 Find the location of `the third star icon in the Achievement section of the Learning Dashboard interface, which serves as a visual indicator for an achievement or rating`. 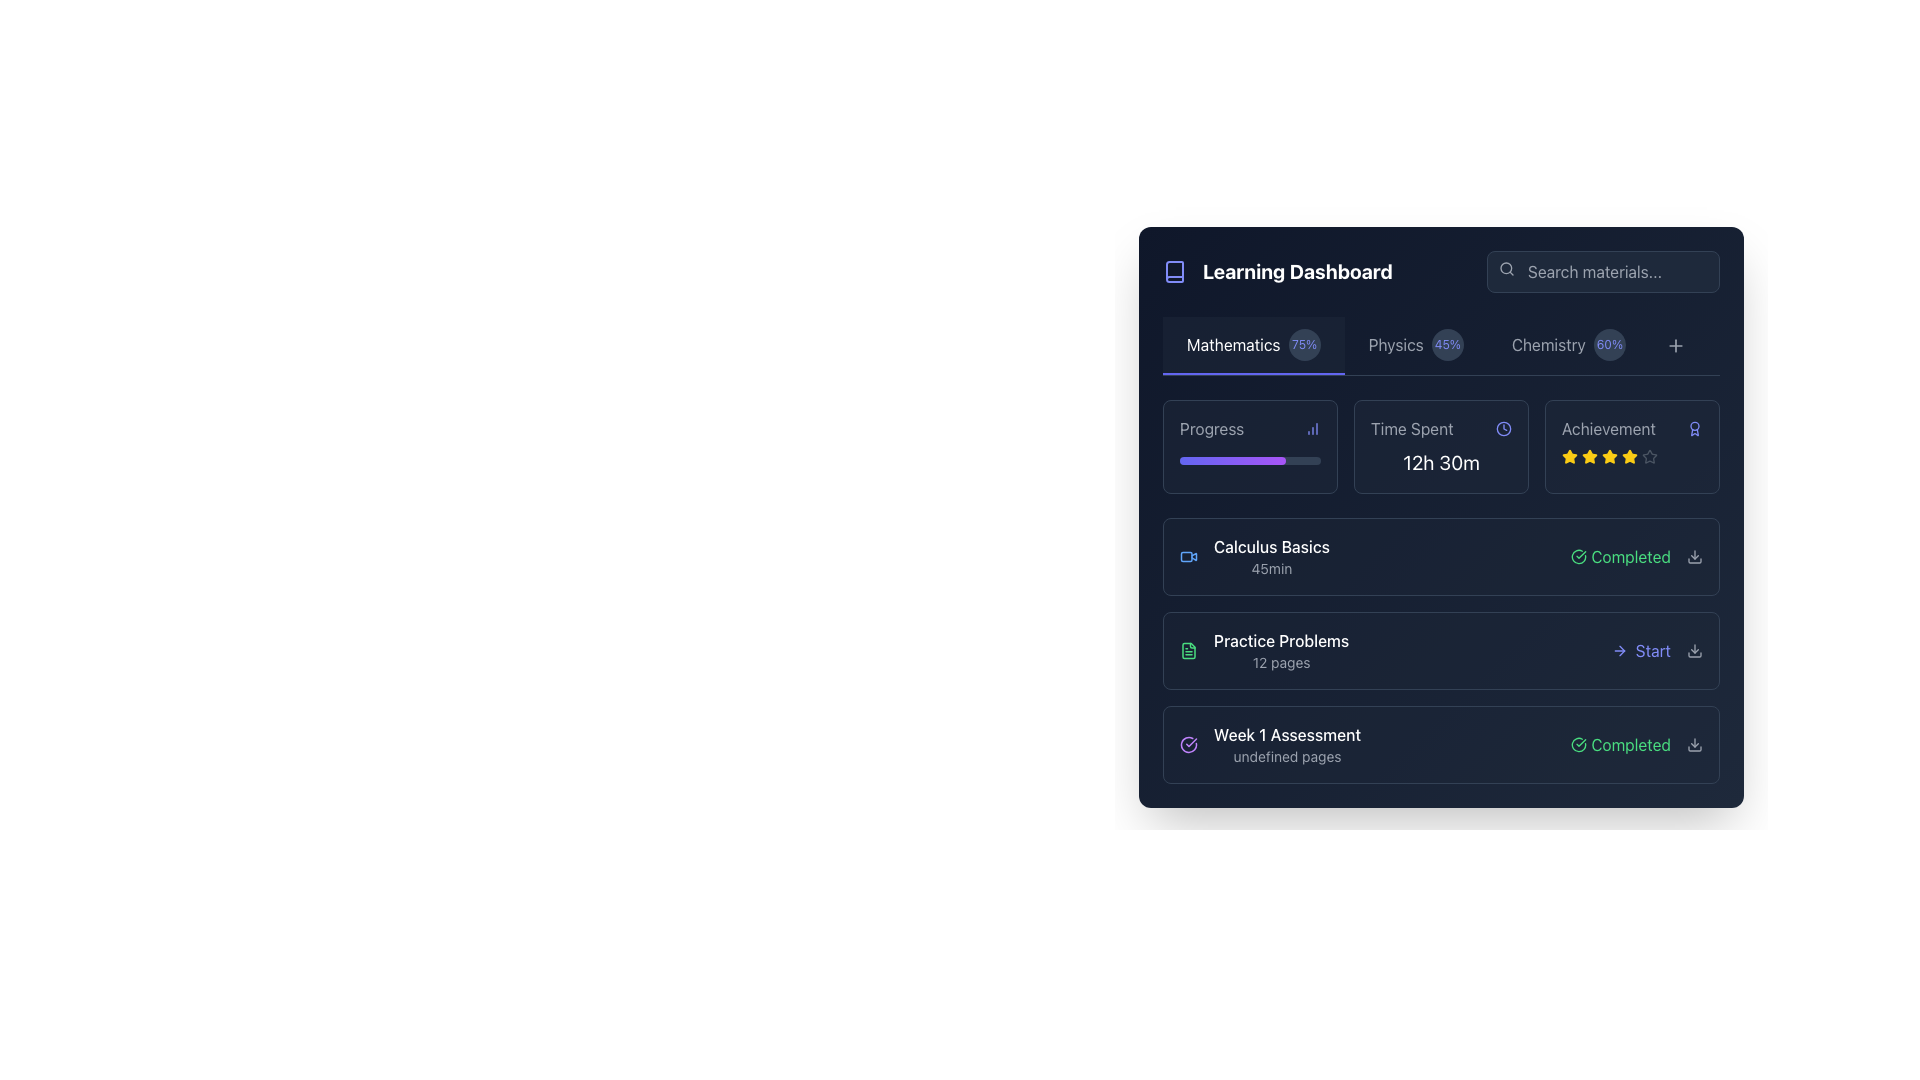

the third star icon in the Achievement section of the Learning Dashboard interface, which serves as a visual indicator for an achievement or rating is located at coordinates (1588, 456).